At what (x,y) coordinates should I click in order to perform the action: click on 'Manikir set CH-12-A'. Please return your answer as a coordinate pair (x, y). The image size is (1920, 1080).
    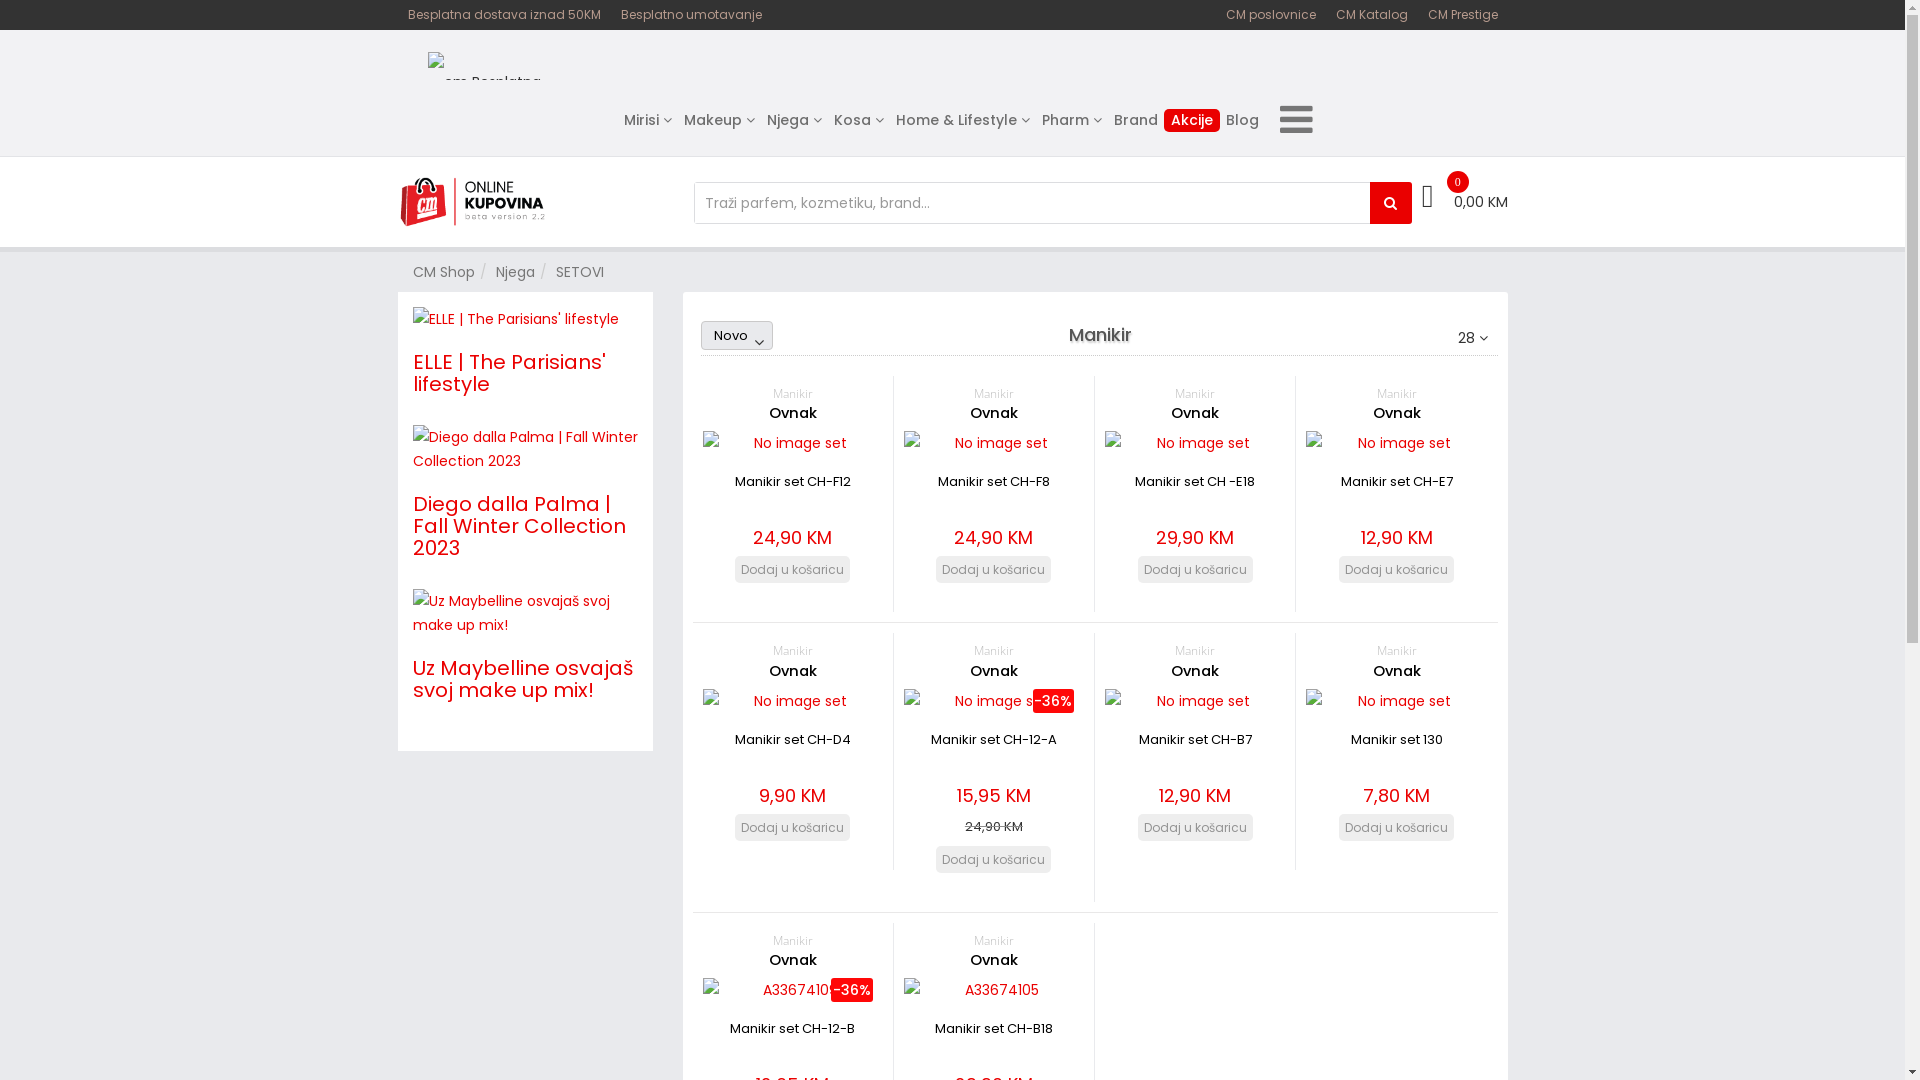
    Looking at the image, I should click on (993, 700).